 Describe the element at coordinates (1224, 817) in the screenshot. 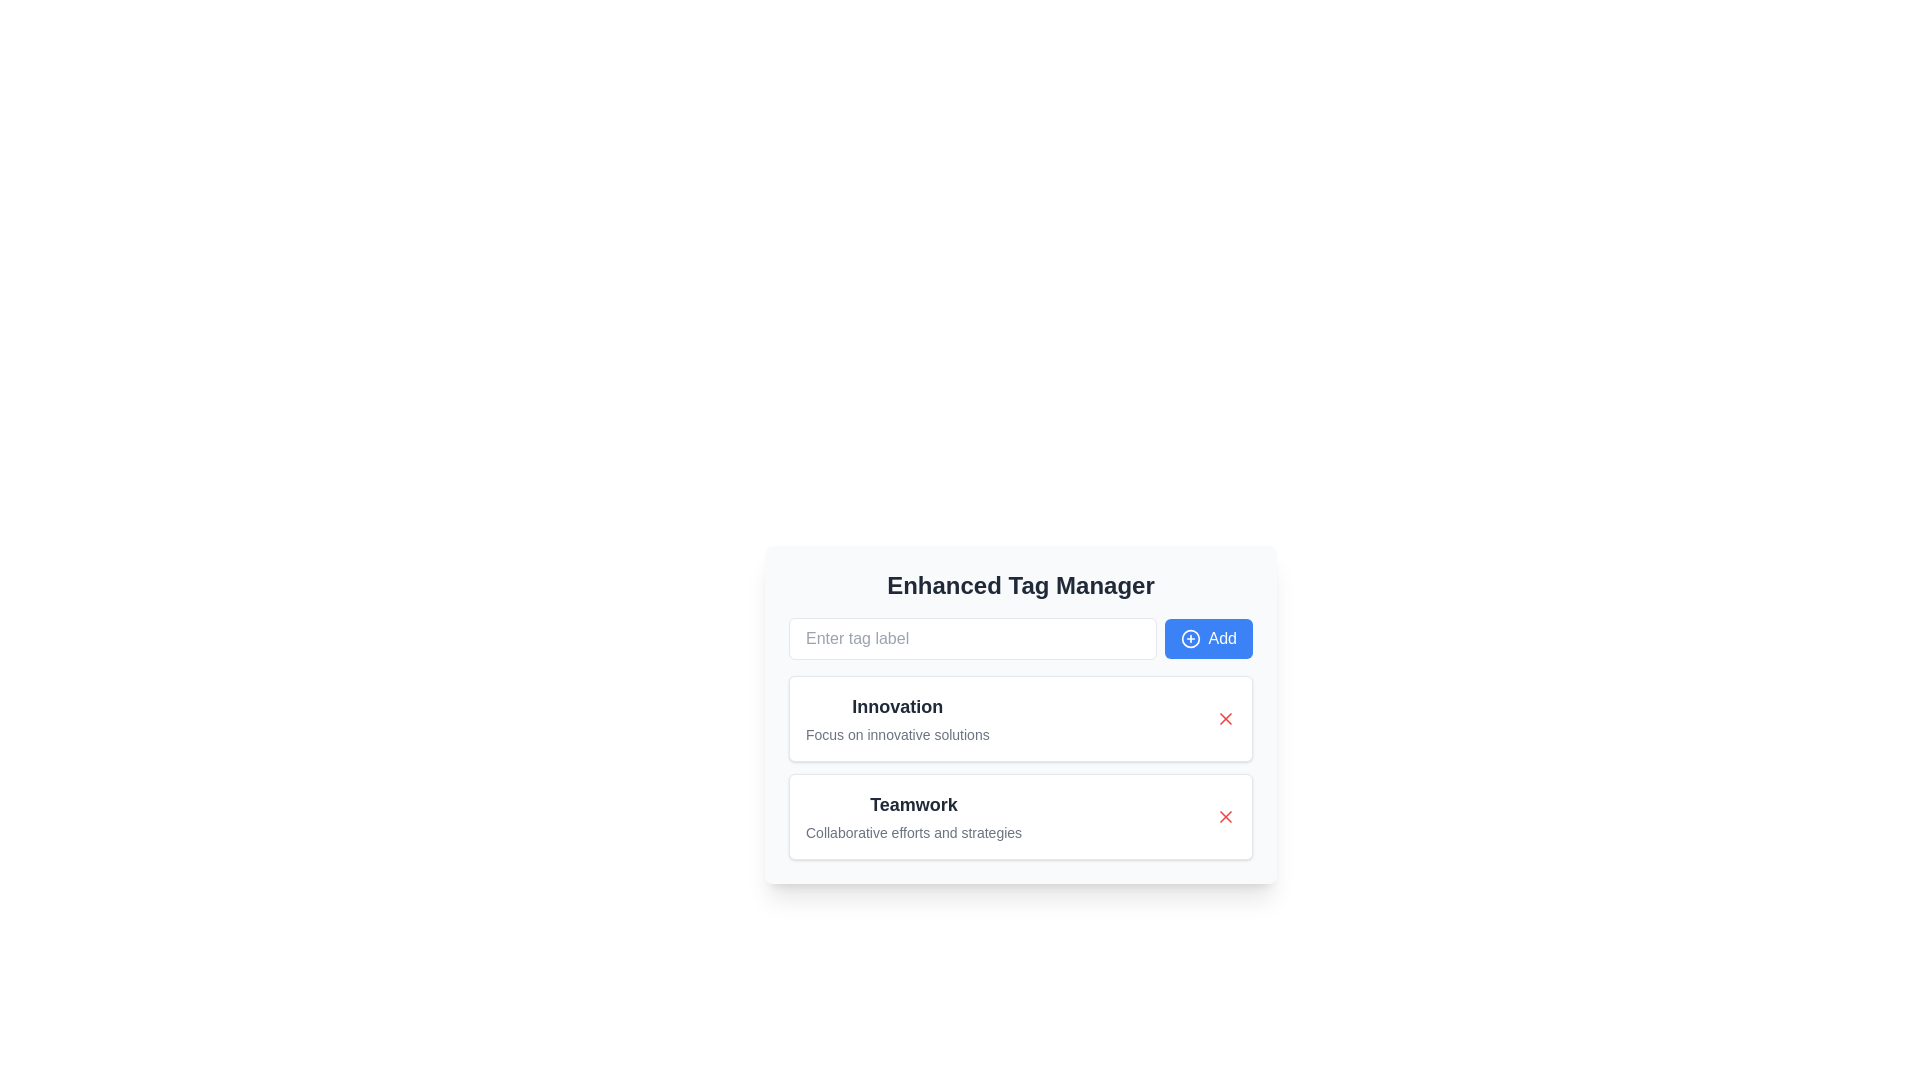

I see `the red 'X' icon button located in the top-right corner of the 'Teamwork' section` at that location.